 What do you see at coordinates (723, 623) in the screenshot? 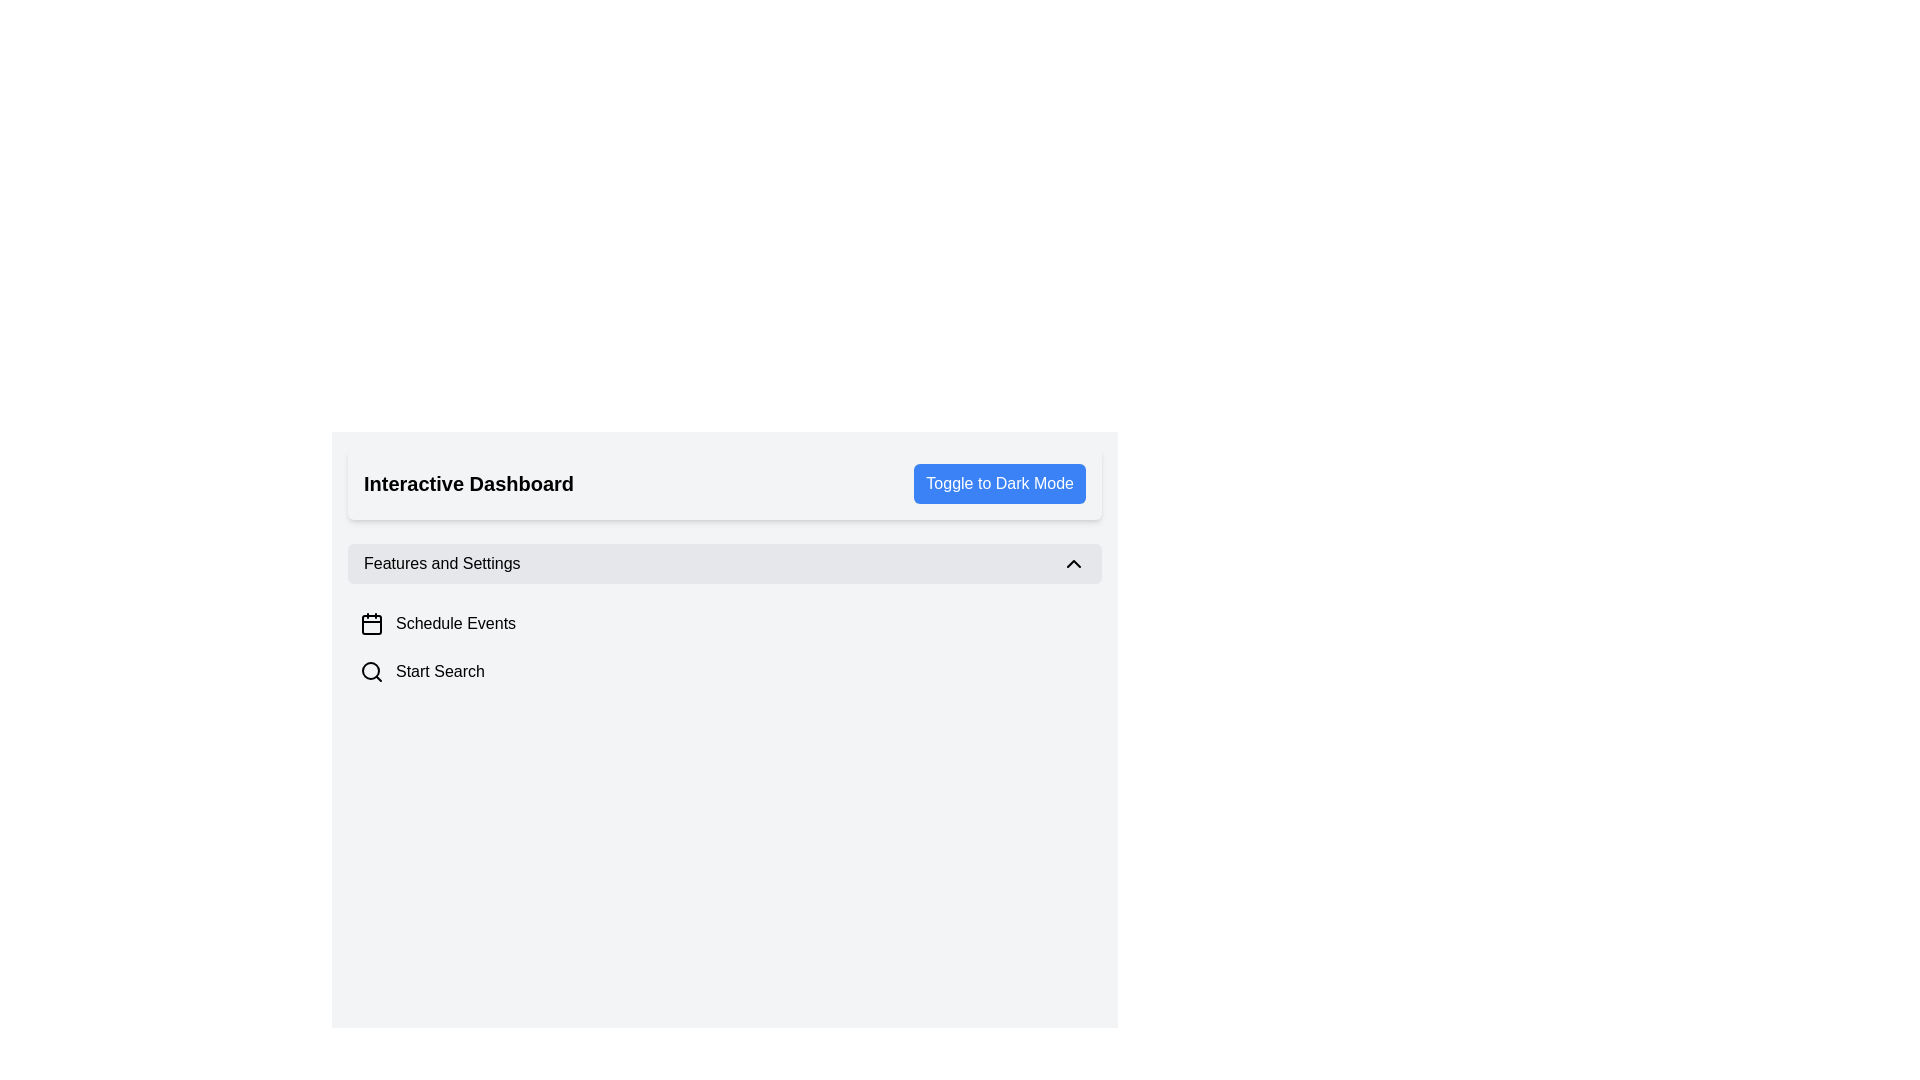
I see `the scheduling button, which is the first button in a pair of similar buttons` at bounding box center [723, 623].